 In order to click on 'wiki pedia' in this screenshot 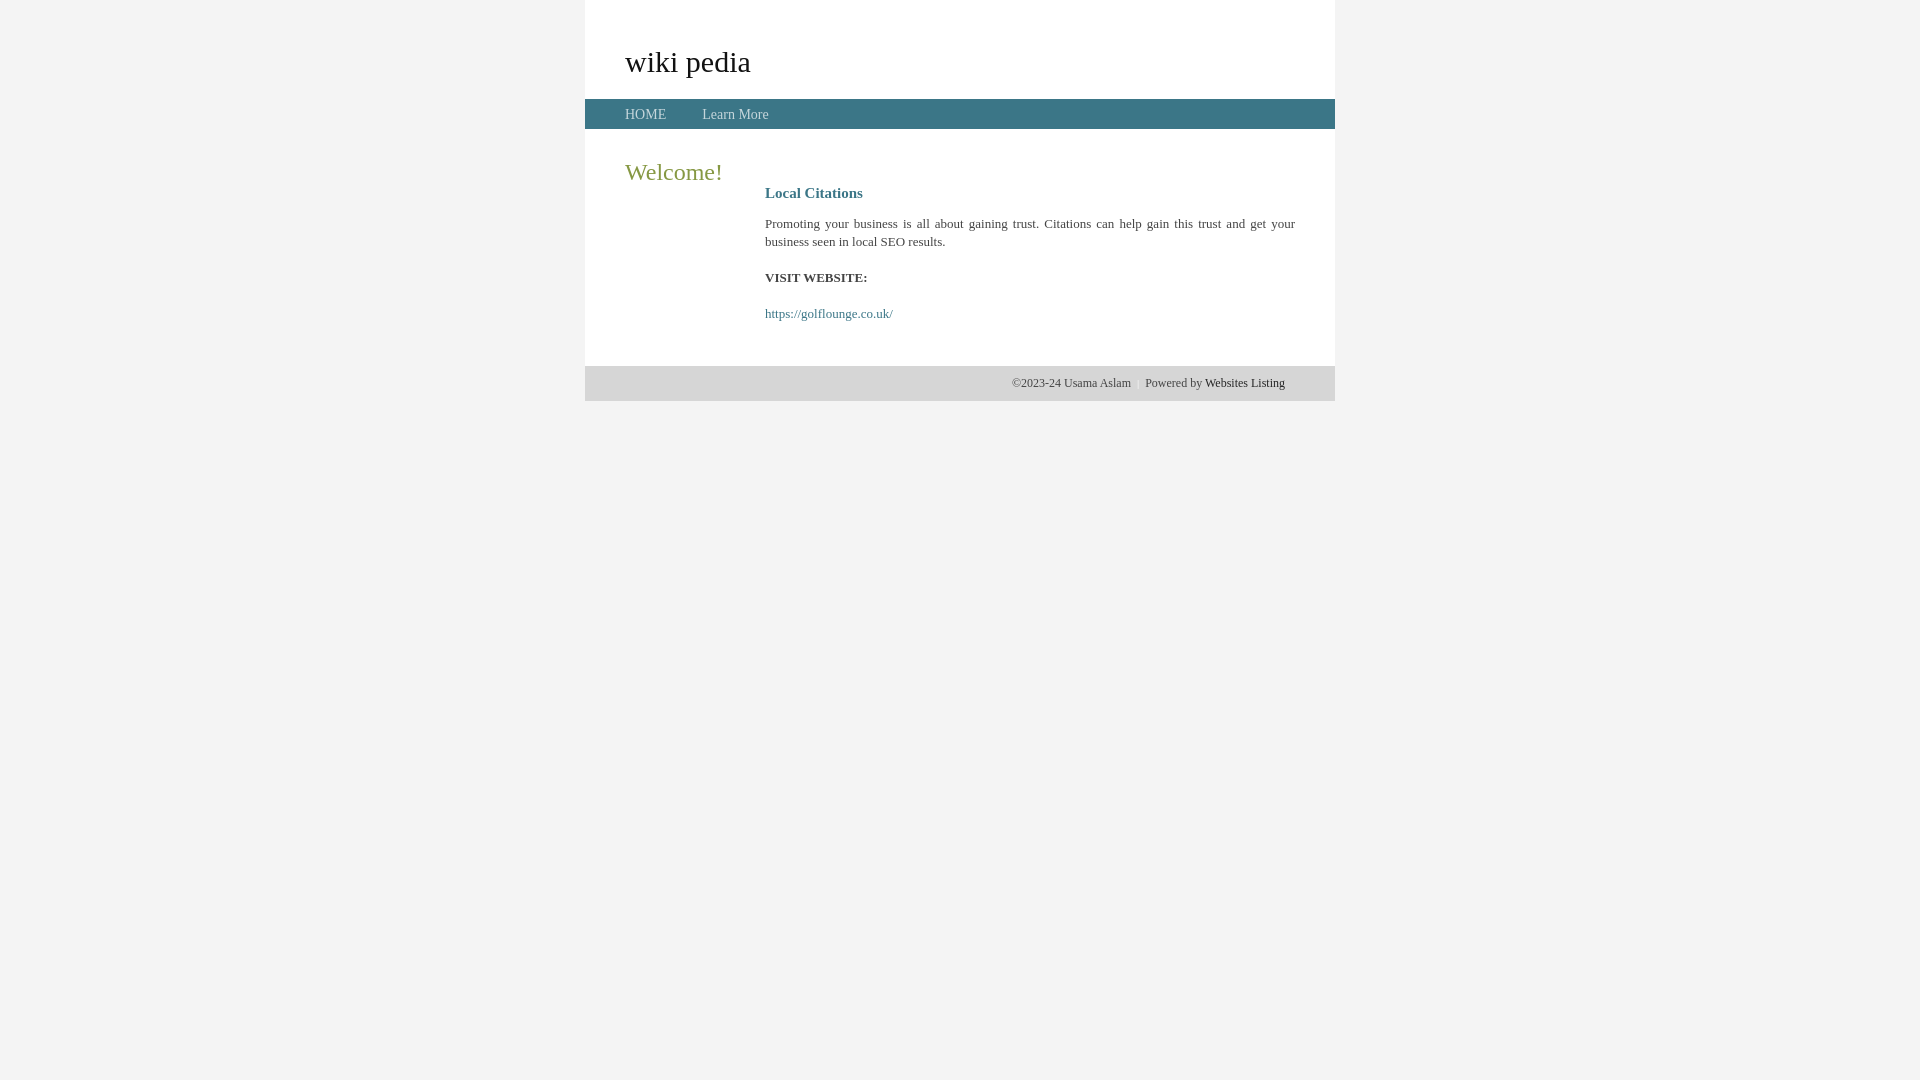, I will do `click(687, 60)`.